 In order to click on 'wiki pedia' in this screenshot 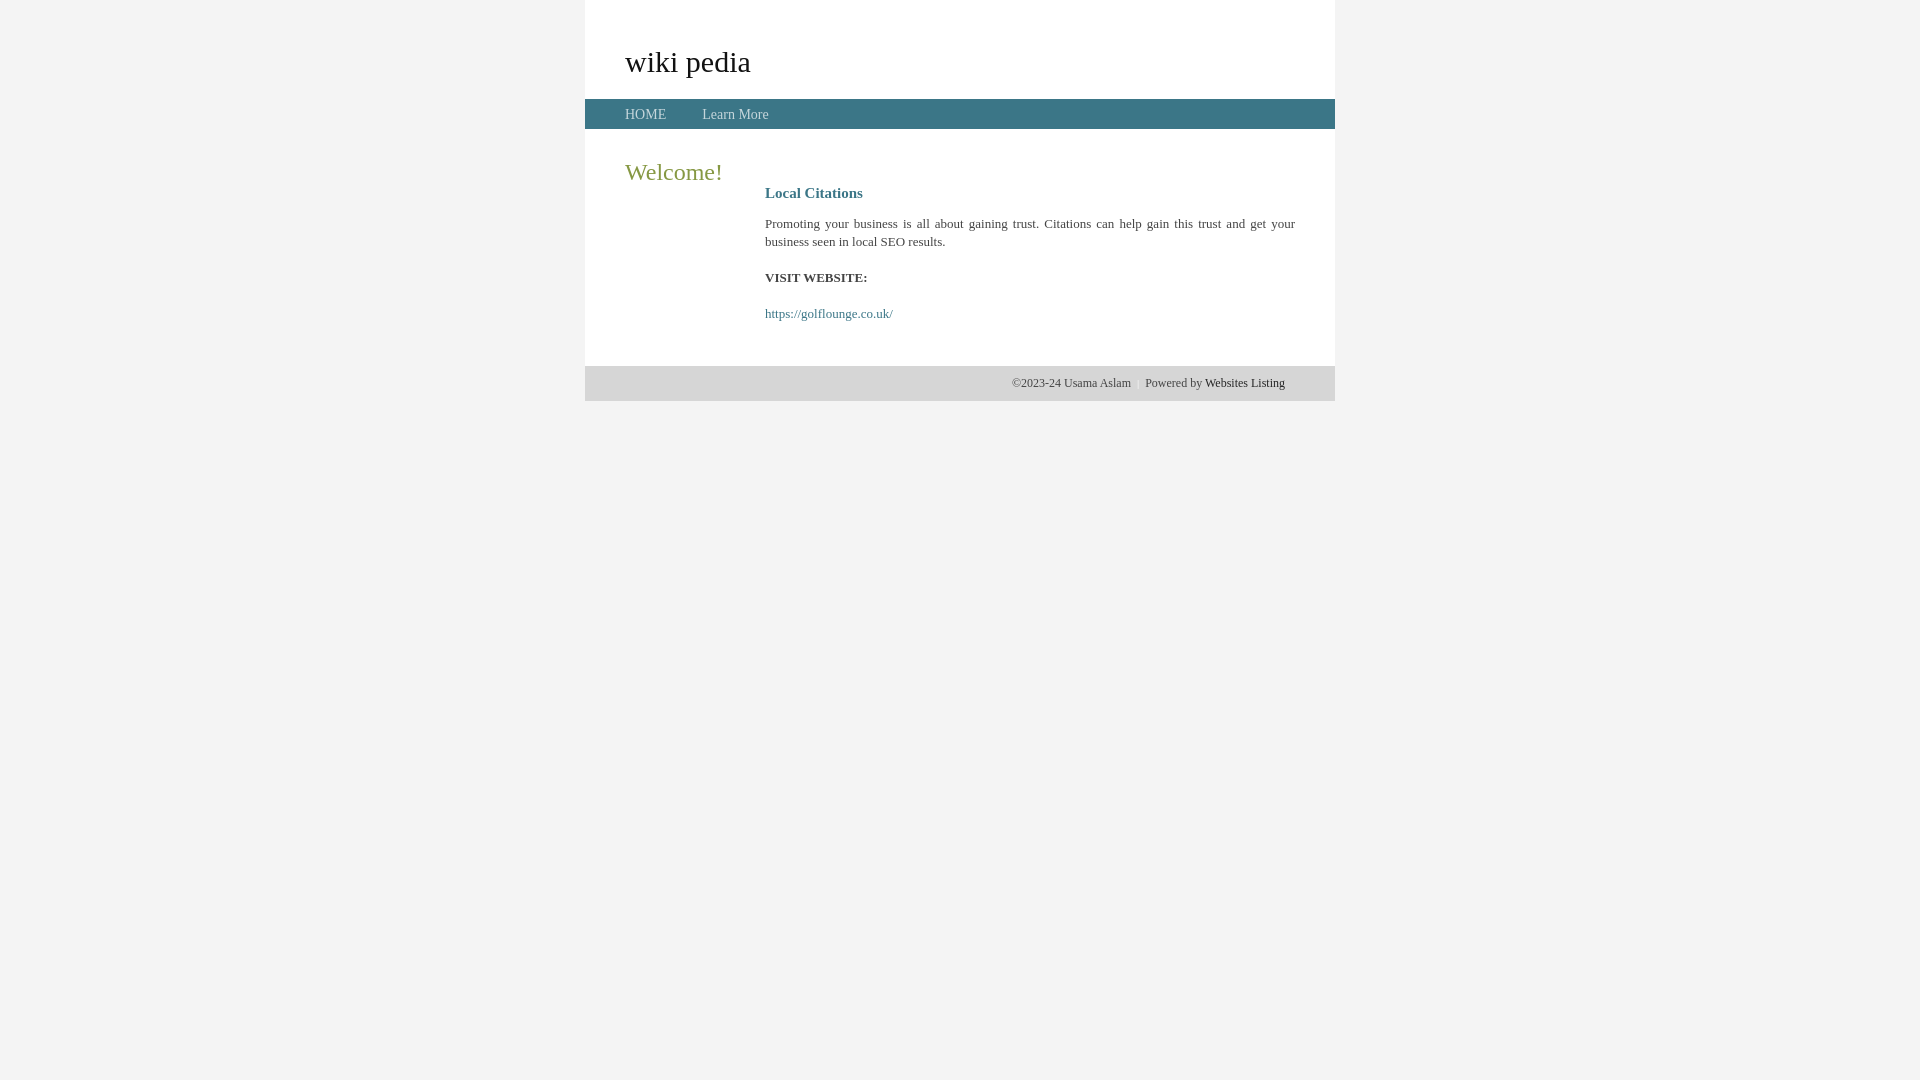, I will do `click(687, 60)`.